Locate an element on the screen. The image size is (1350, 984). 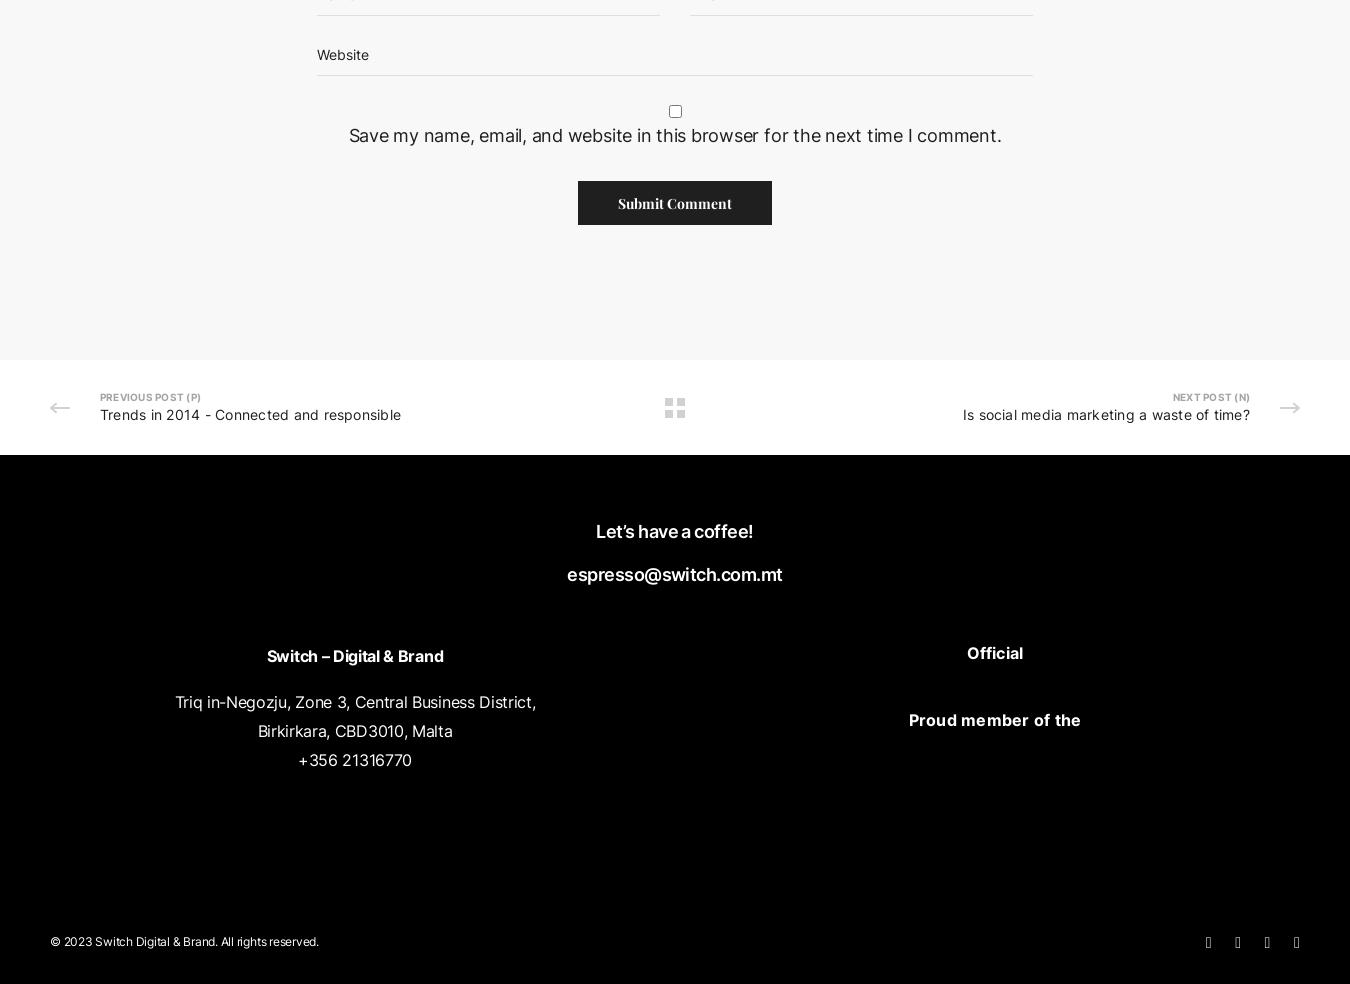
'Trends in 2014 - Connected and responsible' is located at coordinates (249, 414).